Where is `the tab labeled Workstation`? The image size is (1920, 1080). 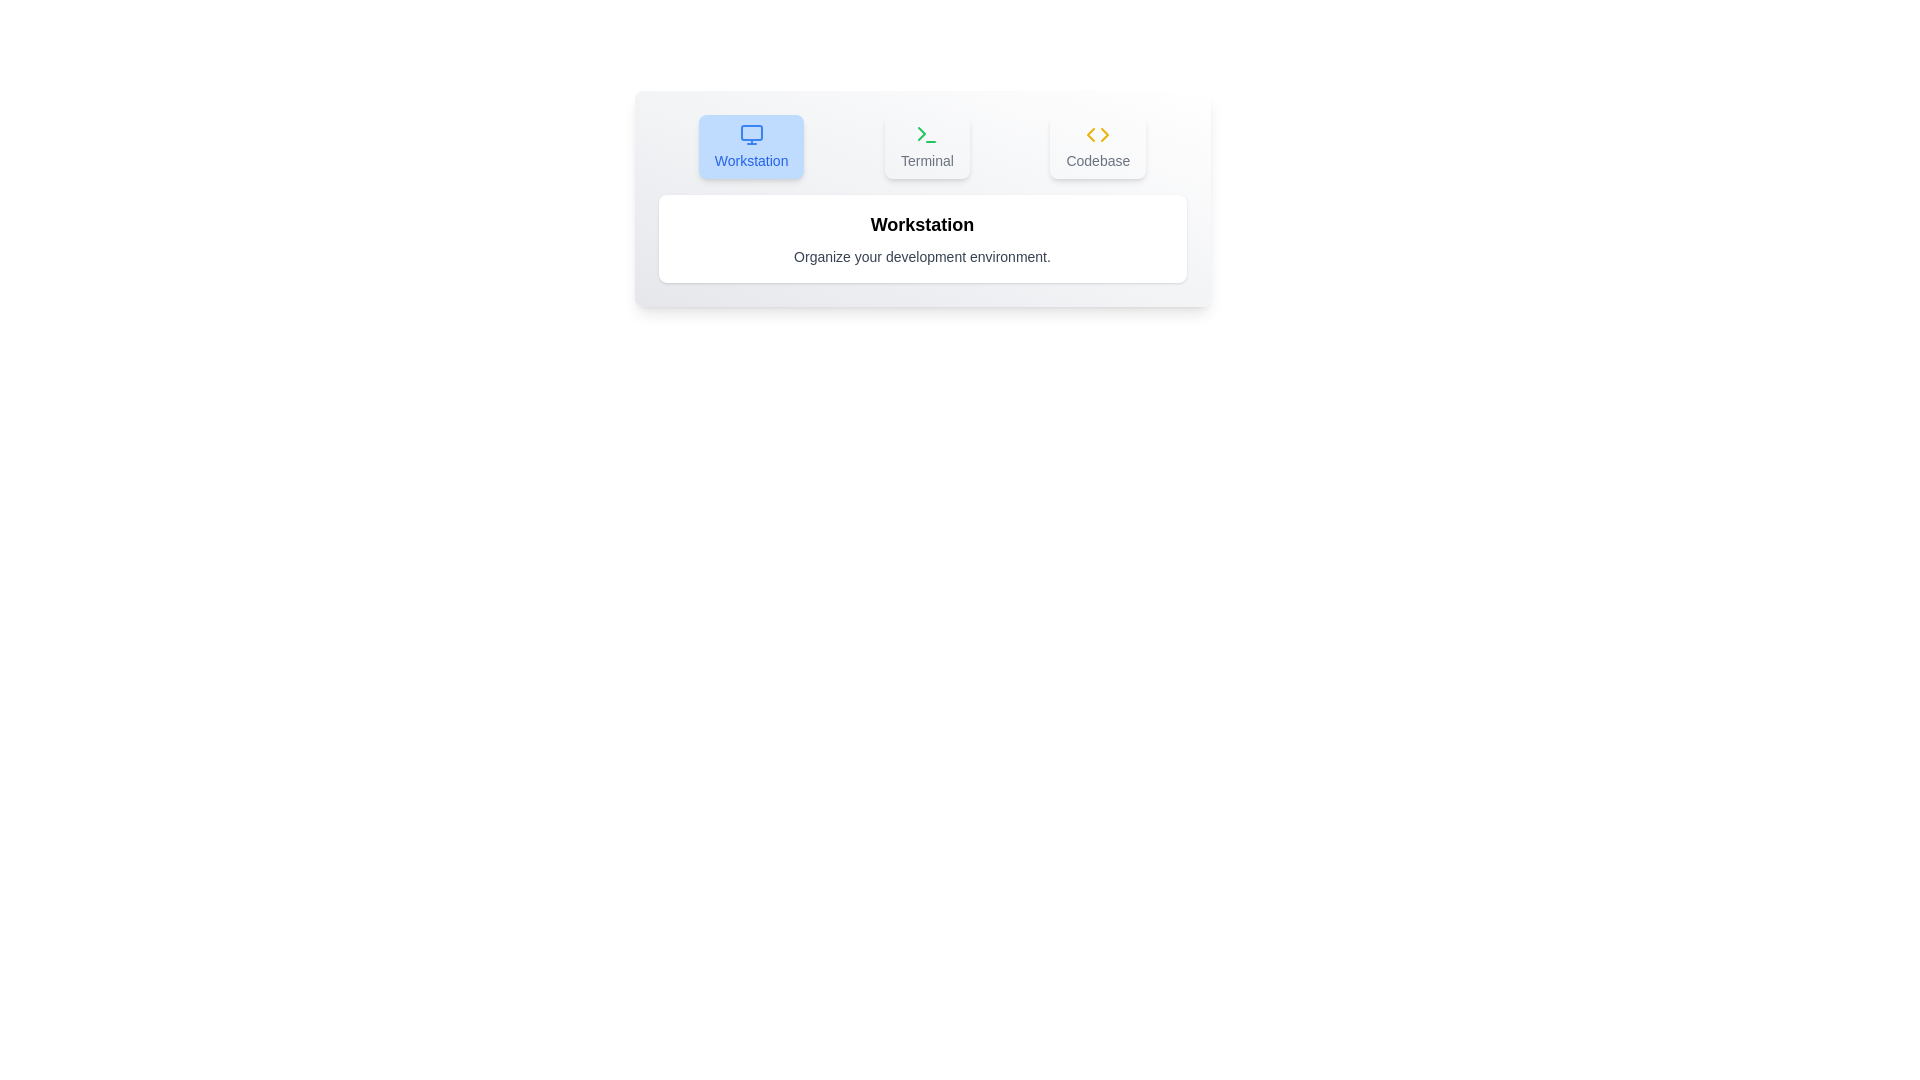
the tab labeled Workstation is located at coordinates (750, 145).